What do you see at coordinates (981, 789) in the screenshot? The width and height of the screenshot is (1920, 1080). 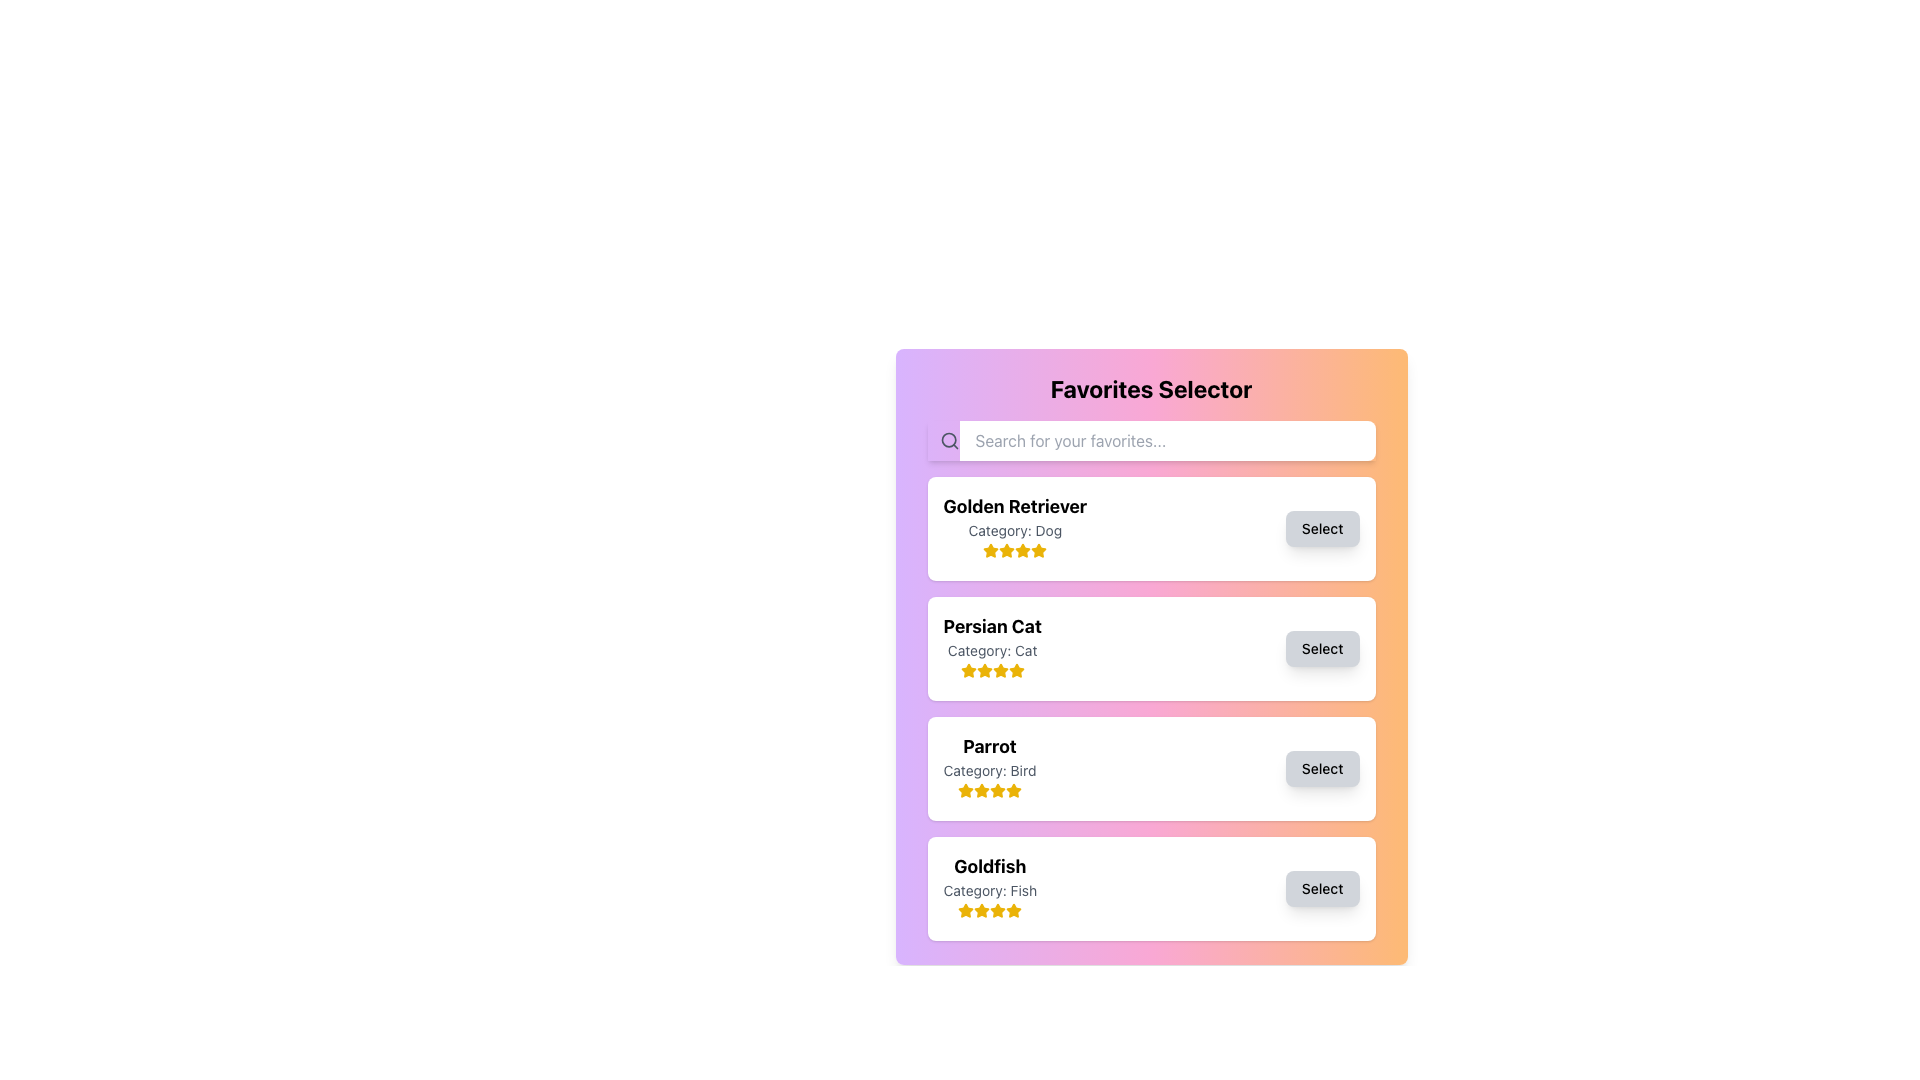 I see `the second star icon in the rating group for the 'Parrot' item to interact with the rating display` at bounding box center [981, 789].